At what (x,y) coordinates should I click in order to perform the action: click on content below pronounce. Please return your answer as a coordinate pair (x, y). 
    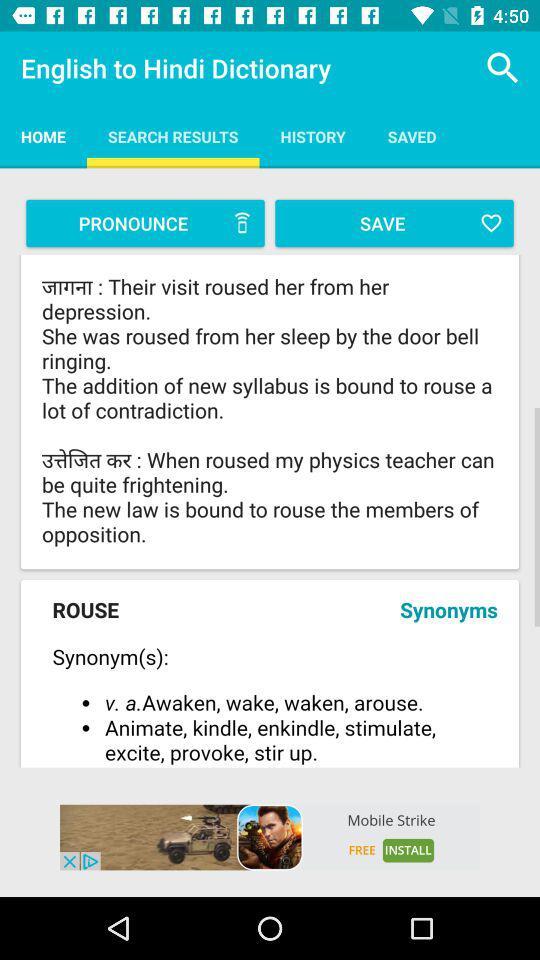
    Looking at the image, I should click on (270, 411).